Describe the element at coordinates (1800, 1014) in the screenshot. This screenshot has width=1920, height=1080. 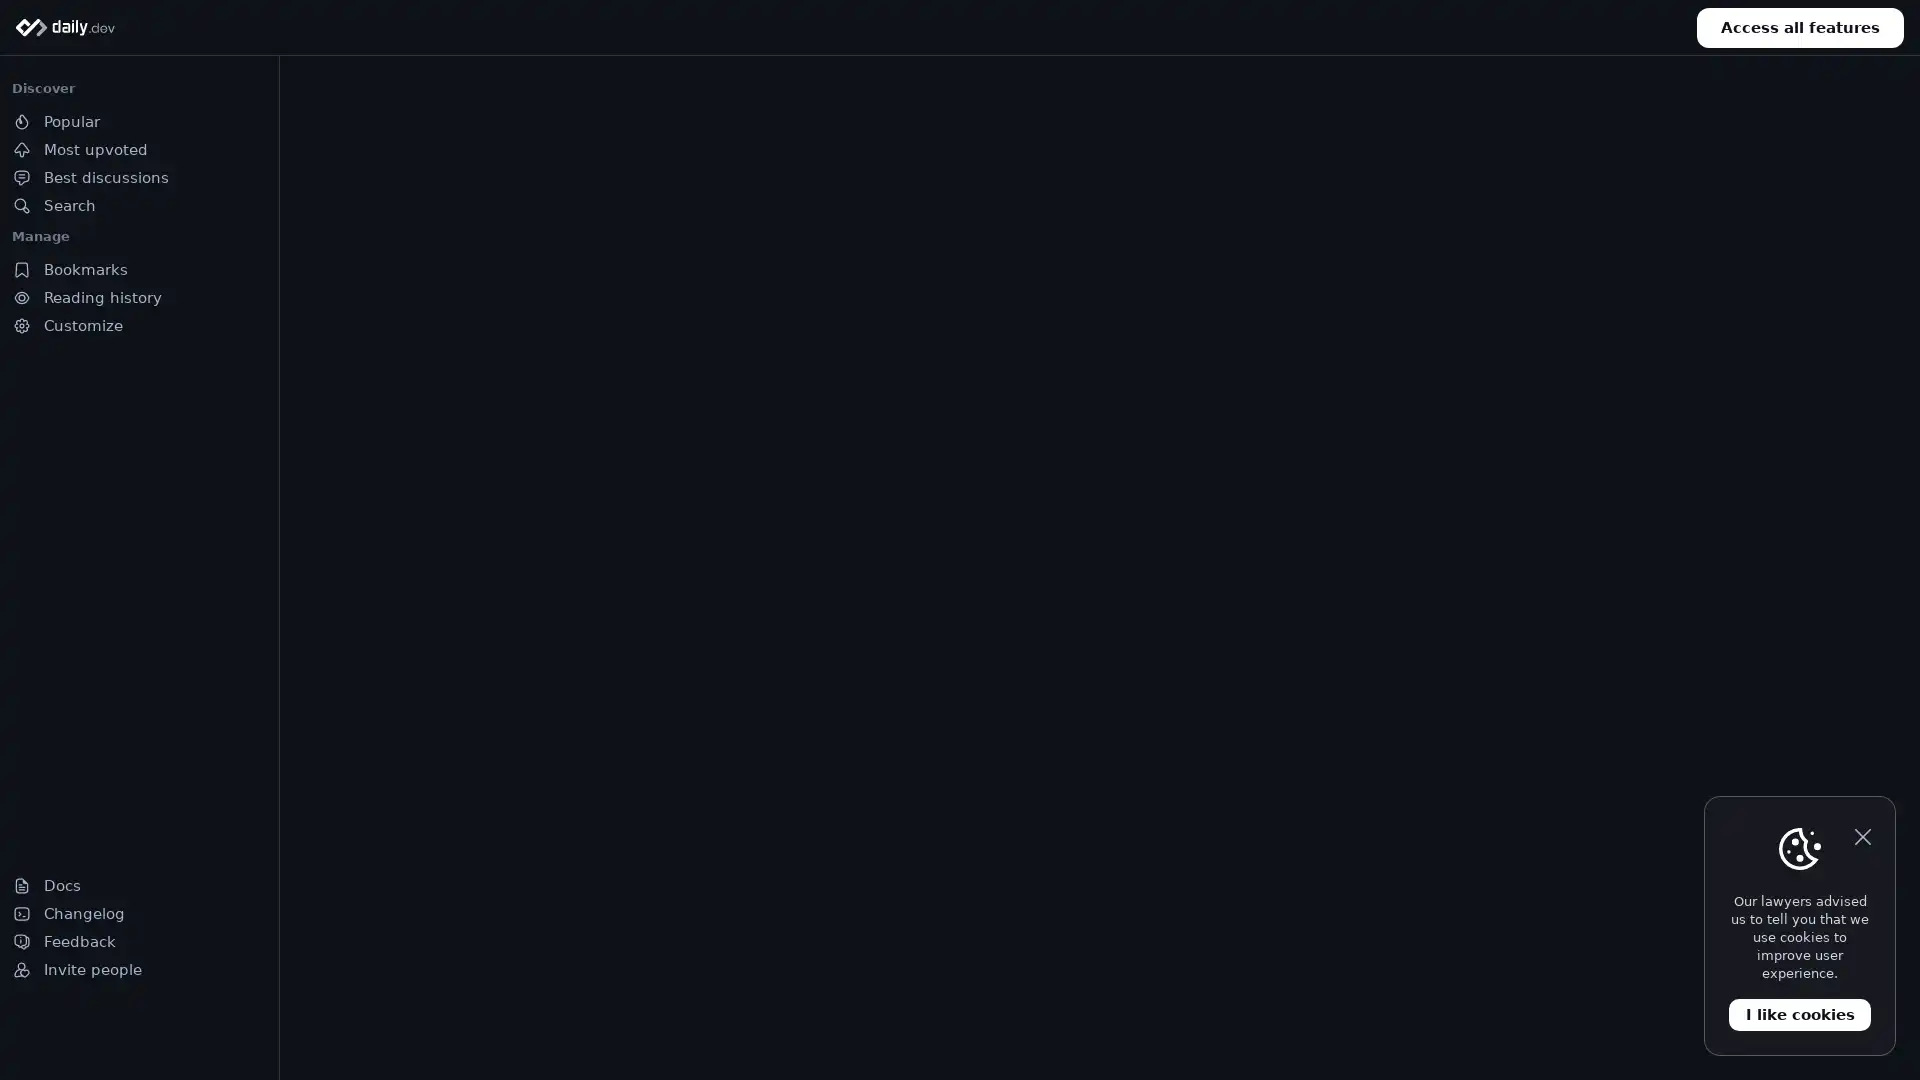
I see `I like cookies` at that location.